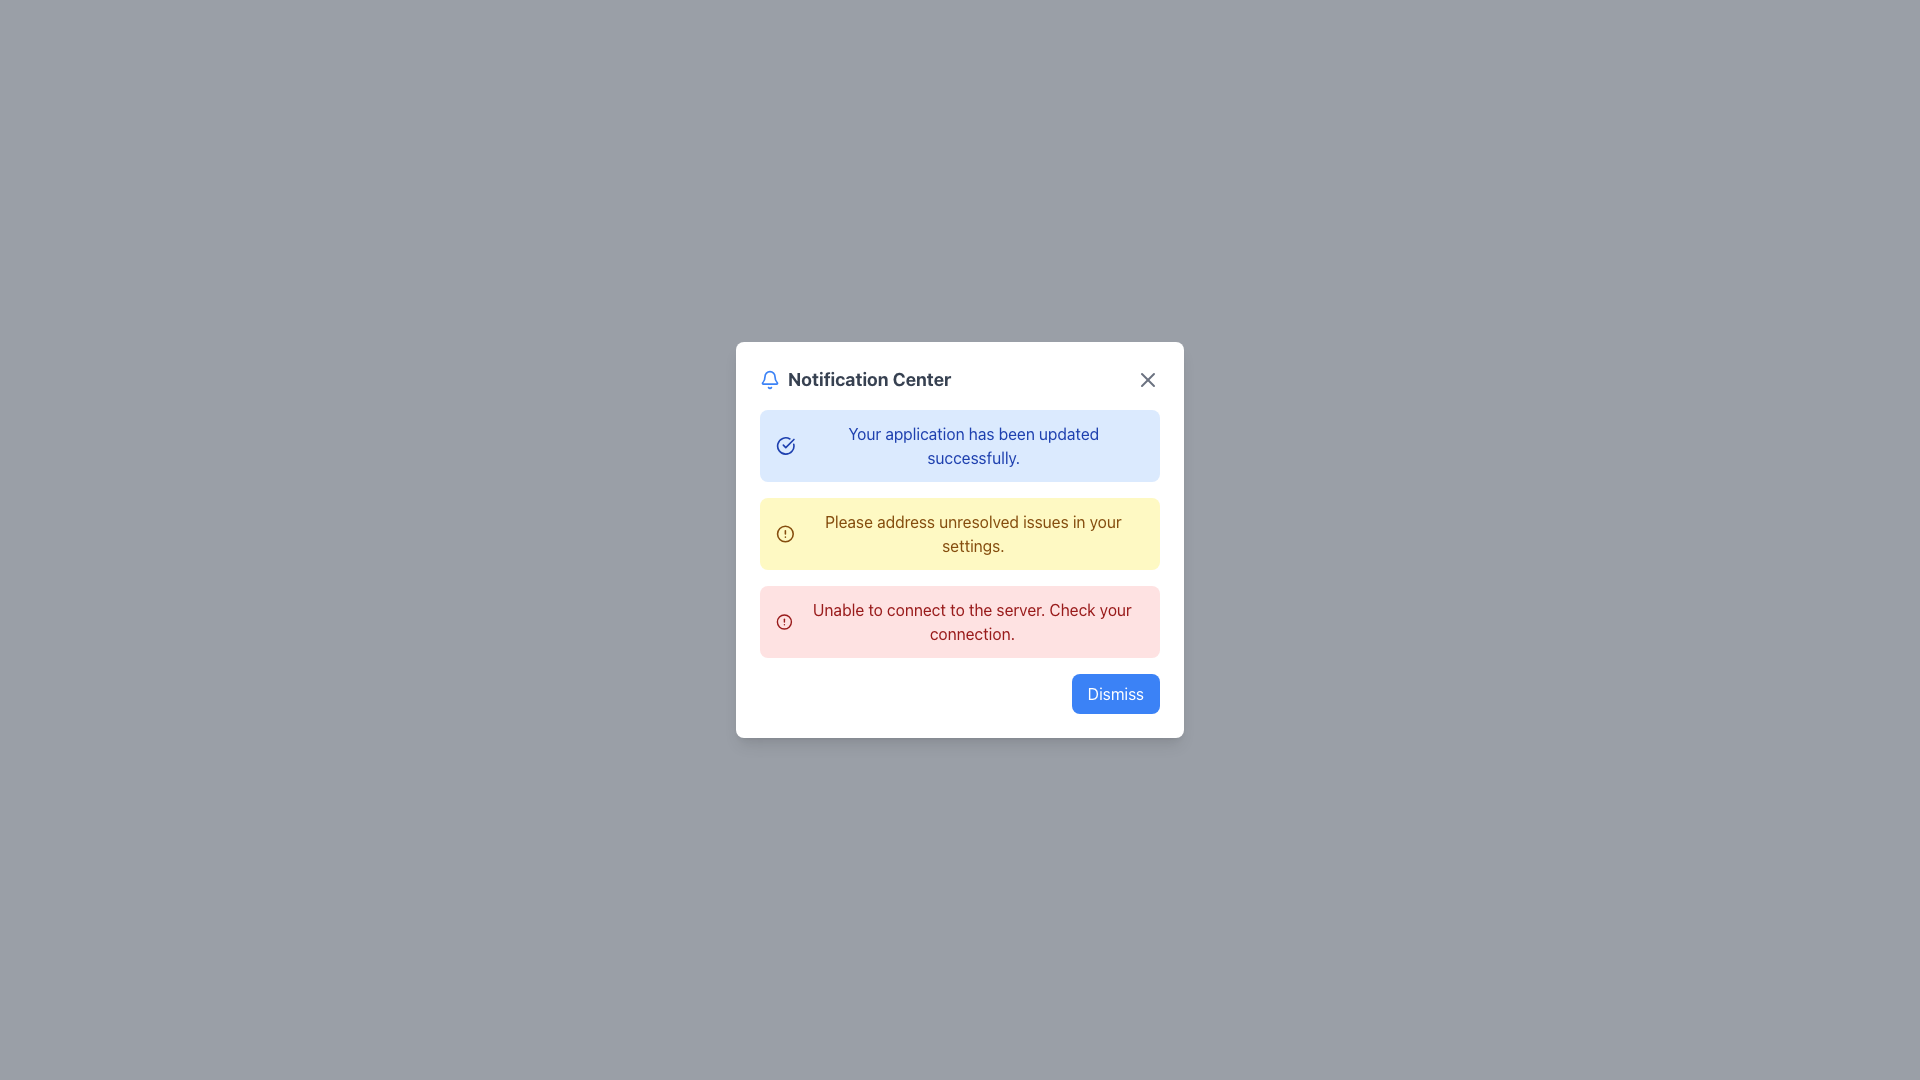 Image resolution: width=1920 pixels, height=1080 pixels. Describe the element at coordinates (784, 445) in the screenshot. I see `the success icon located to the left of the message 'Your application has been updated successfully' in the notification center` at that location.